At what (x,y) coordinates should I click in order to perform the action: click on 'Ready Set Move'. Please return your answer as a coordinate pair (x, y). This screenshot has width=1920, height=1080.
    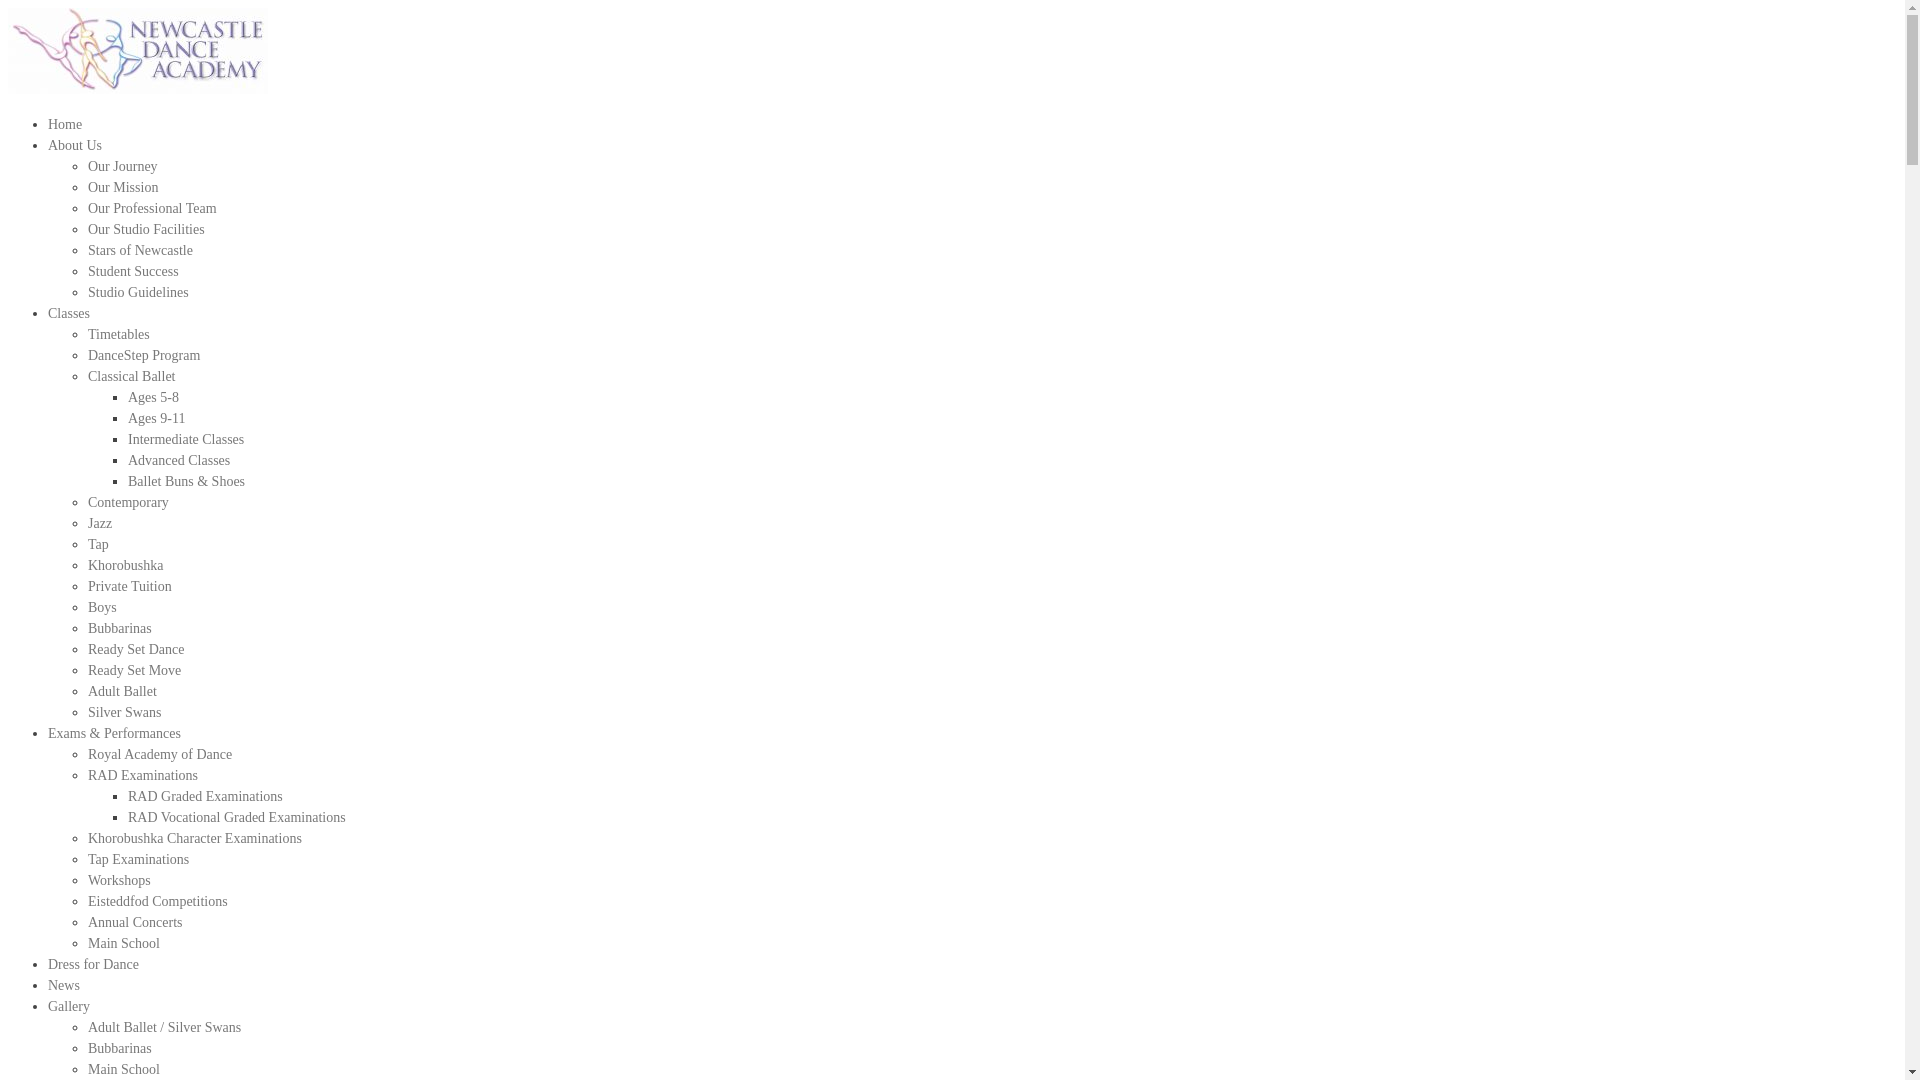
    Looking at the image, I should click on (133, 670).